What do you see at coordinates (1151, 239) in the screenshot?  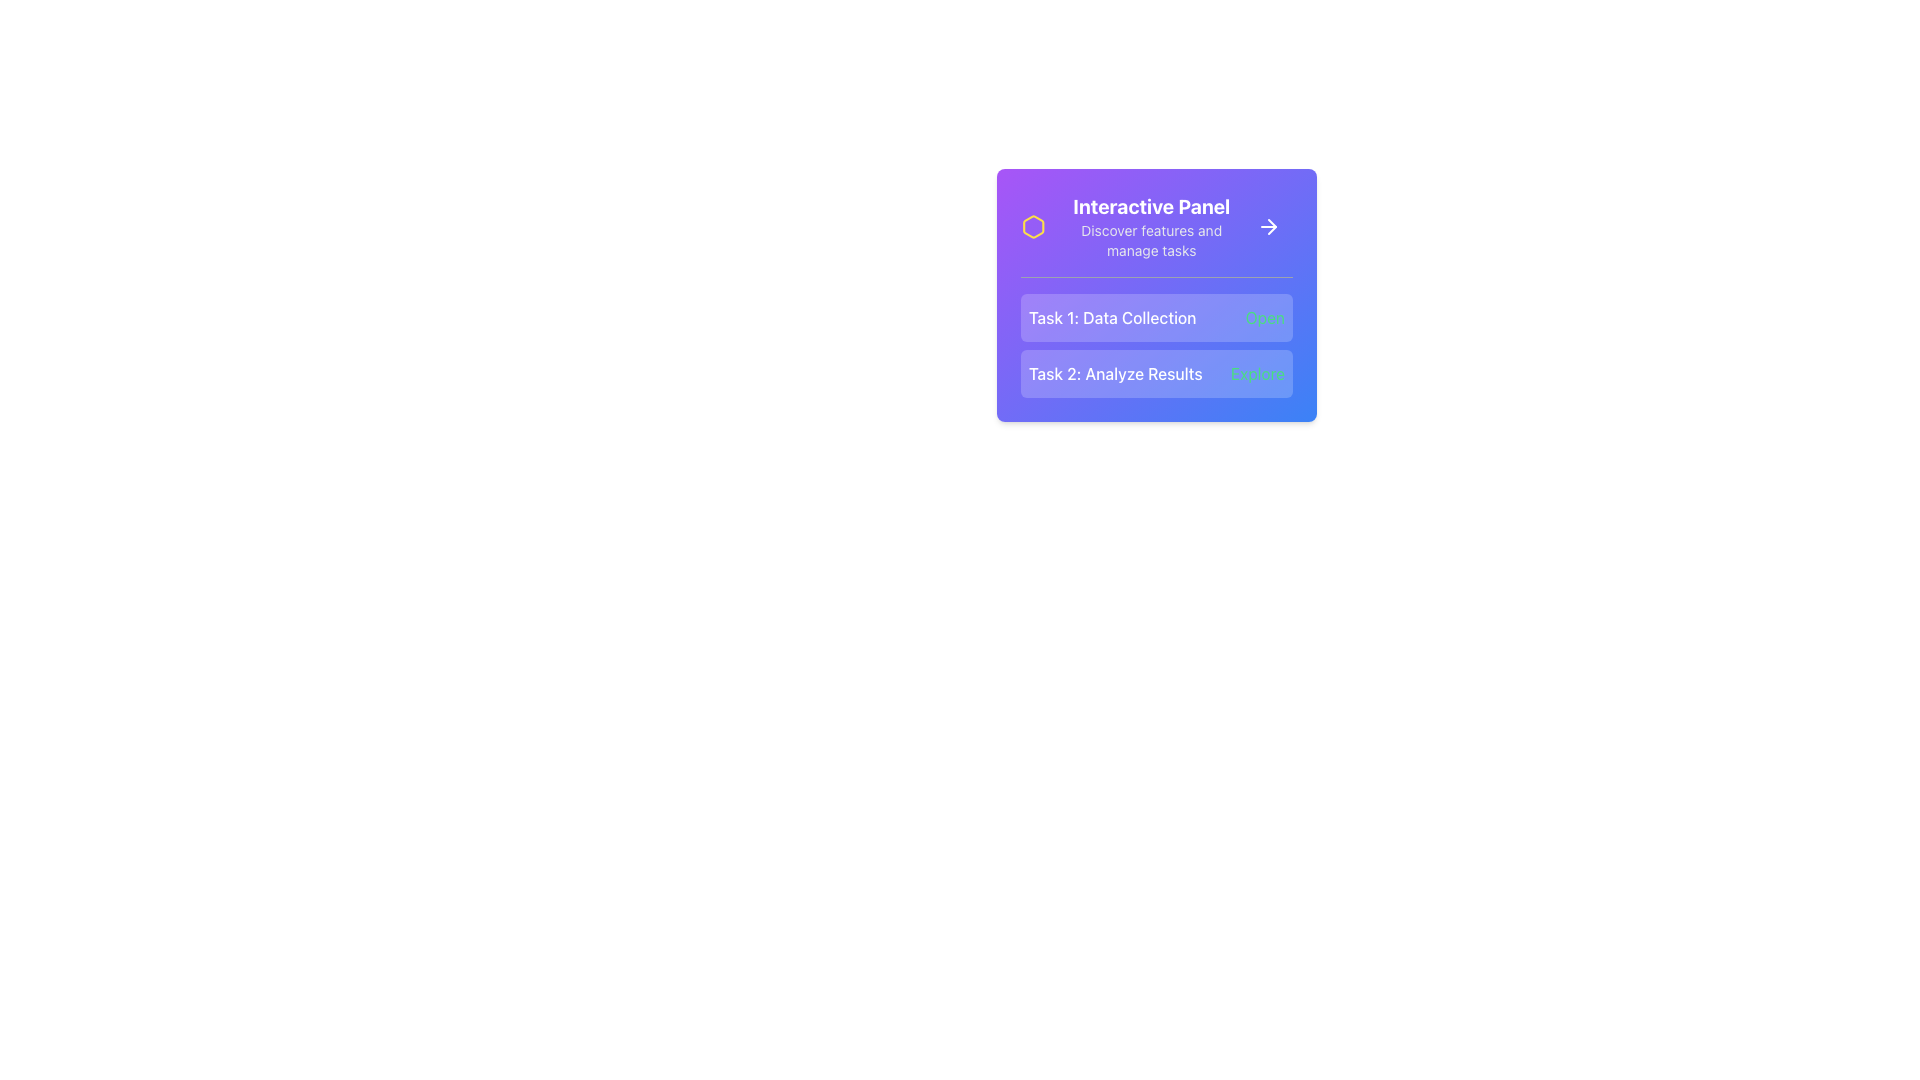 I see `the informational text displaying 'Discover features and manage tasks', which is styled in light gray on a gradient purple-blue background and located below the 'Interactive Panel' title` at bounding box center [1151, 239].